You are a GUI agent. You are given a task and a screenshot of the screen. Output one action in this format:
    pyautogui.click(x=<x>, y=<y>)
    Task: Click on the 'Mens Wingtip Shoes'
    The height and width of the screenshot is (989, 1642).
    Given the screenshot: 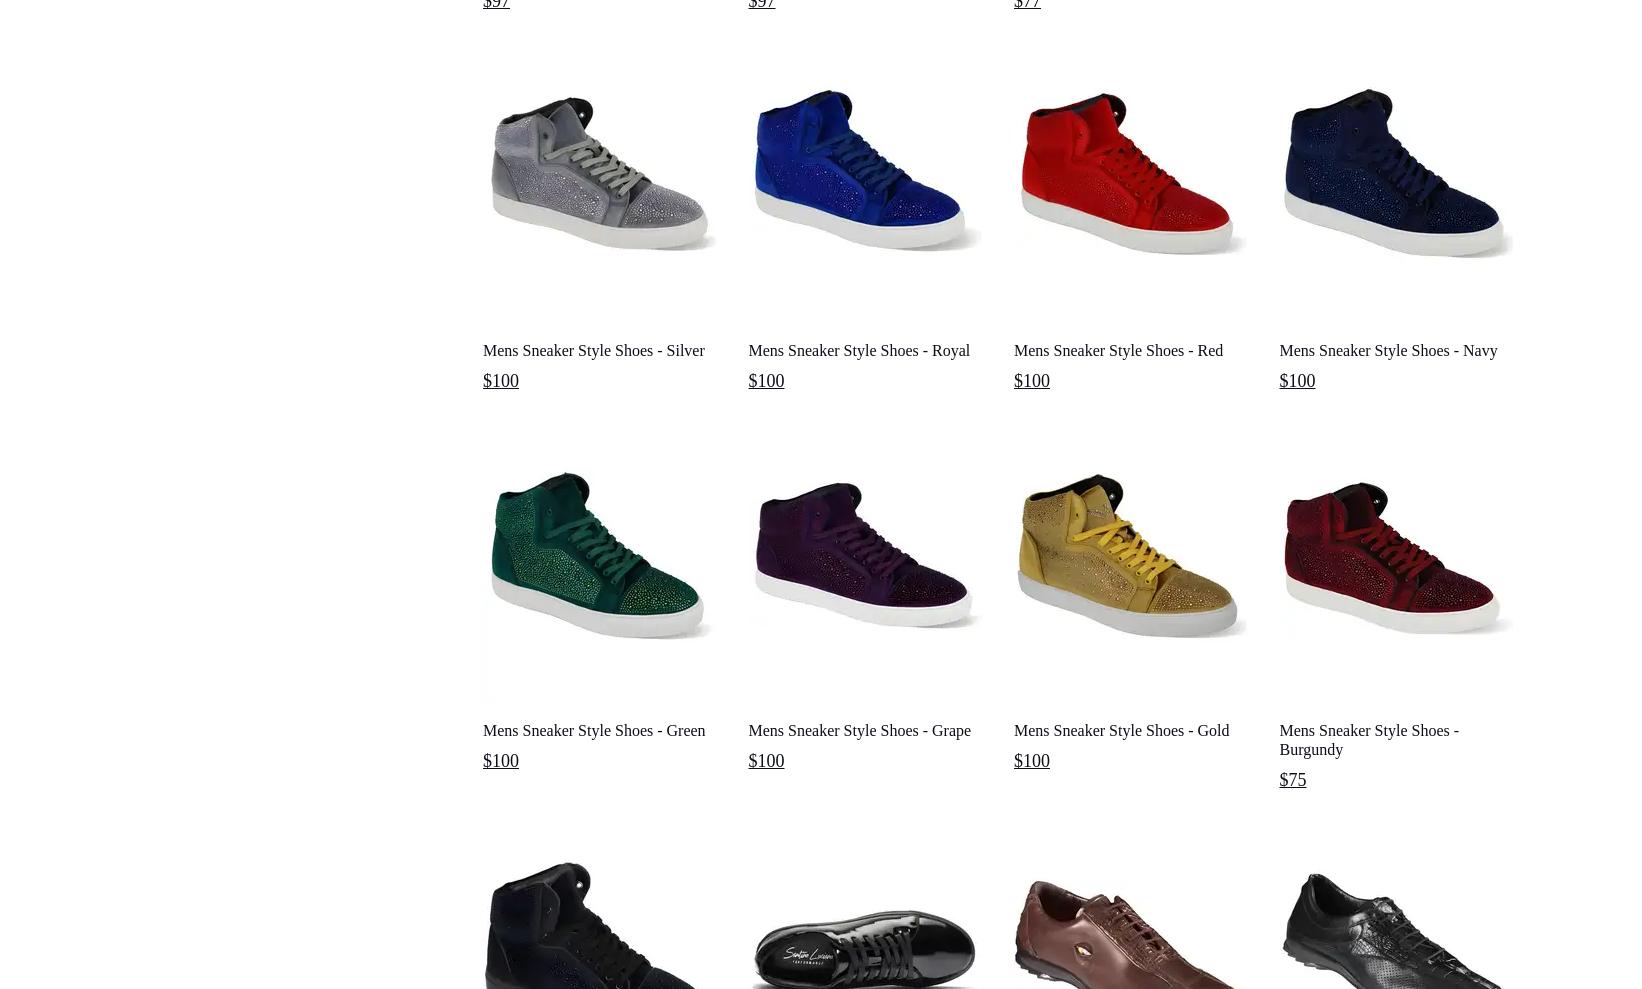 What is the action you would take?
    pyautogui.click(x=531, y=67)
    